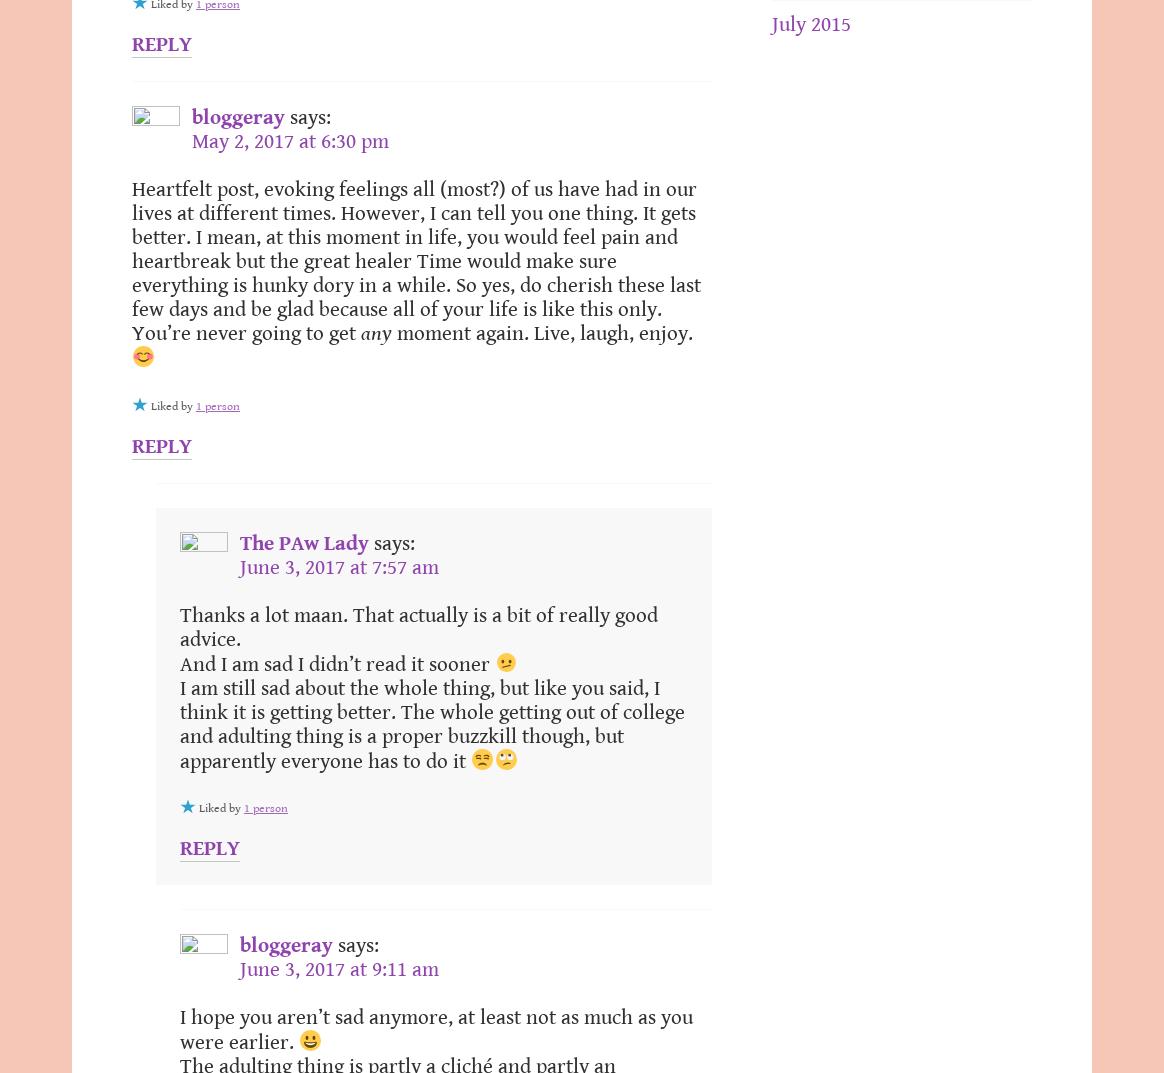  I want to click on 'I hope you aren’t sad anymore, at least not as much as you were earlier.', so click(178, 1030).